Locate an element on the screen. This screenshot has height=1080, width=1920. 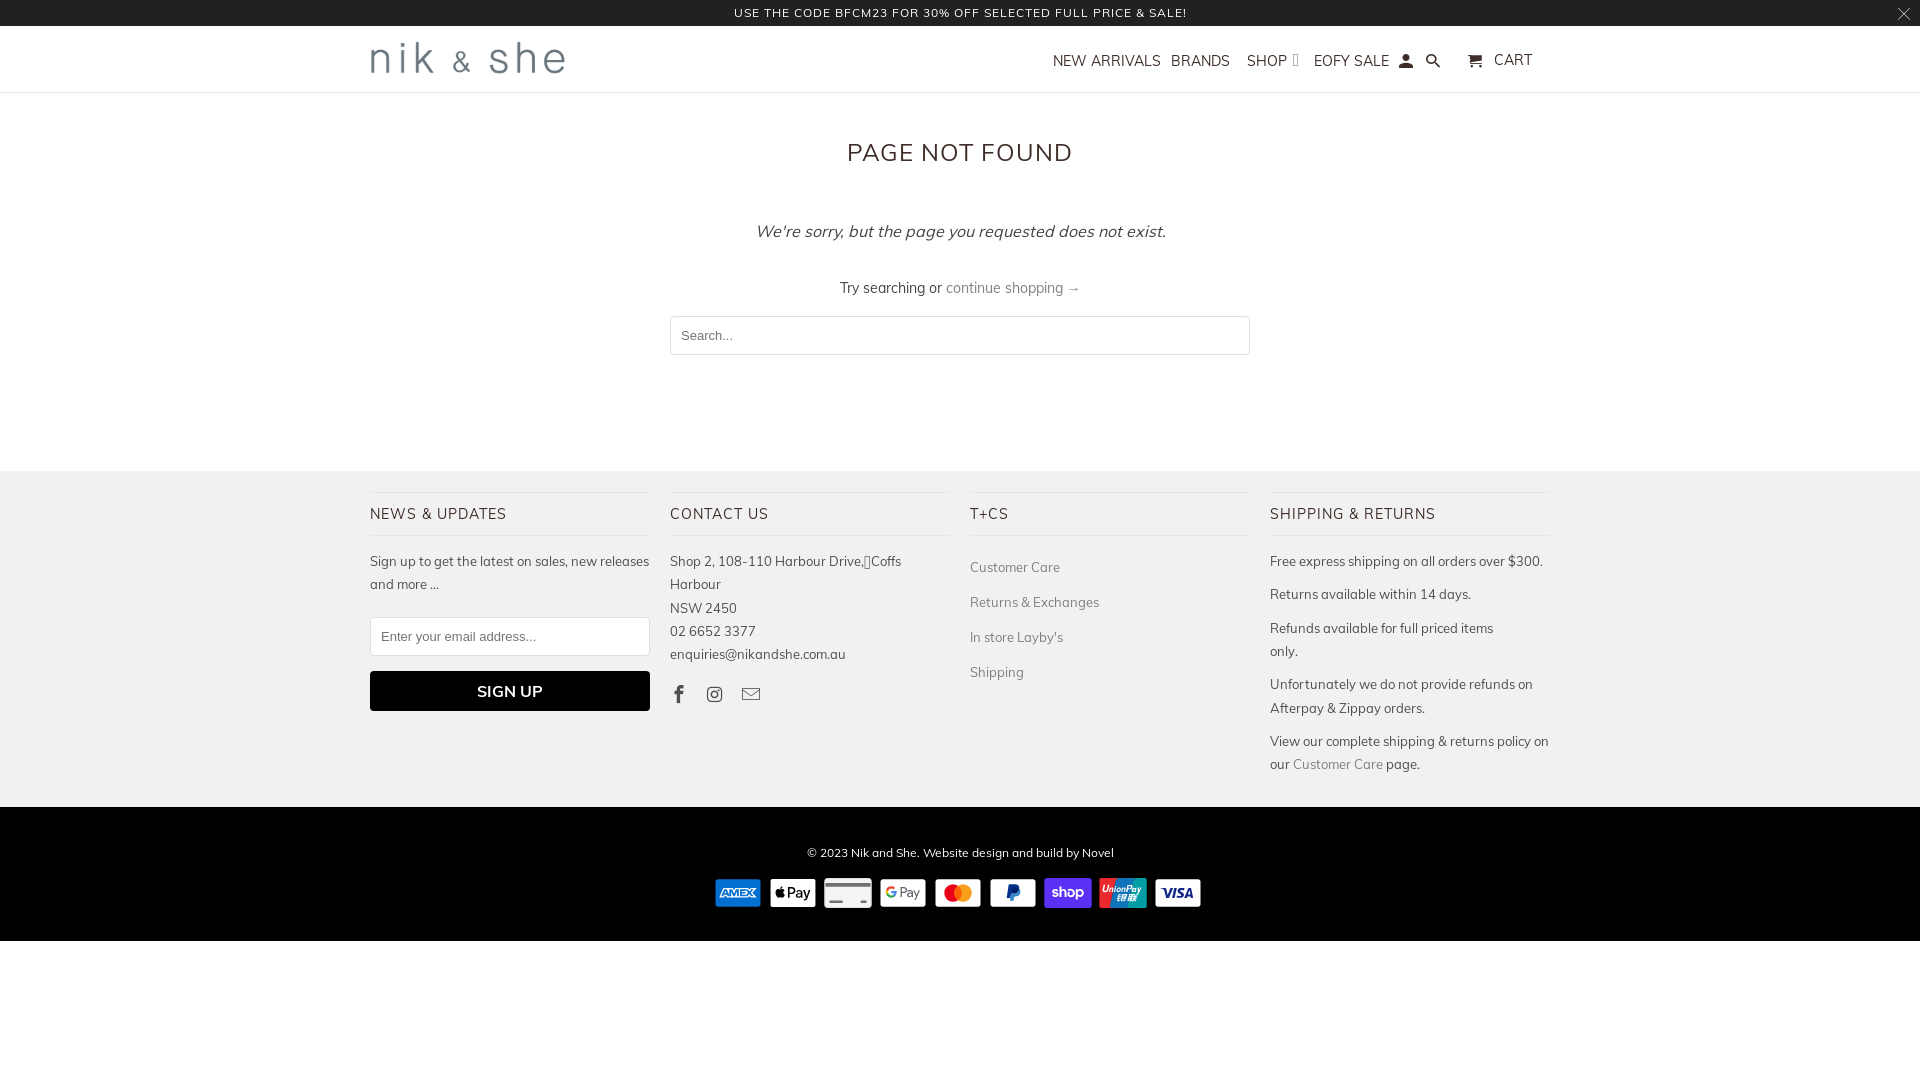
'EOFY SALE' is located at coordinates (1351, 64).